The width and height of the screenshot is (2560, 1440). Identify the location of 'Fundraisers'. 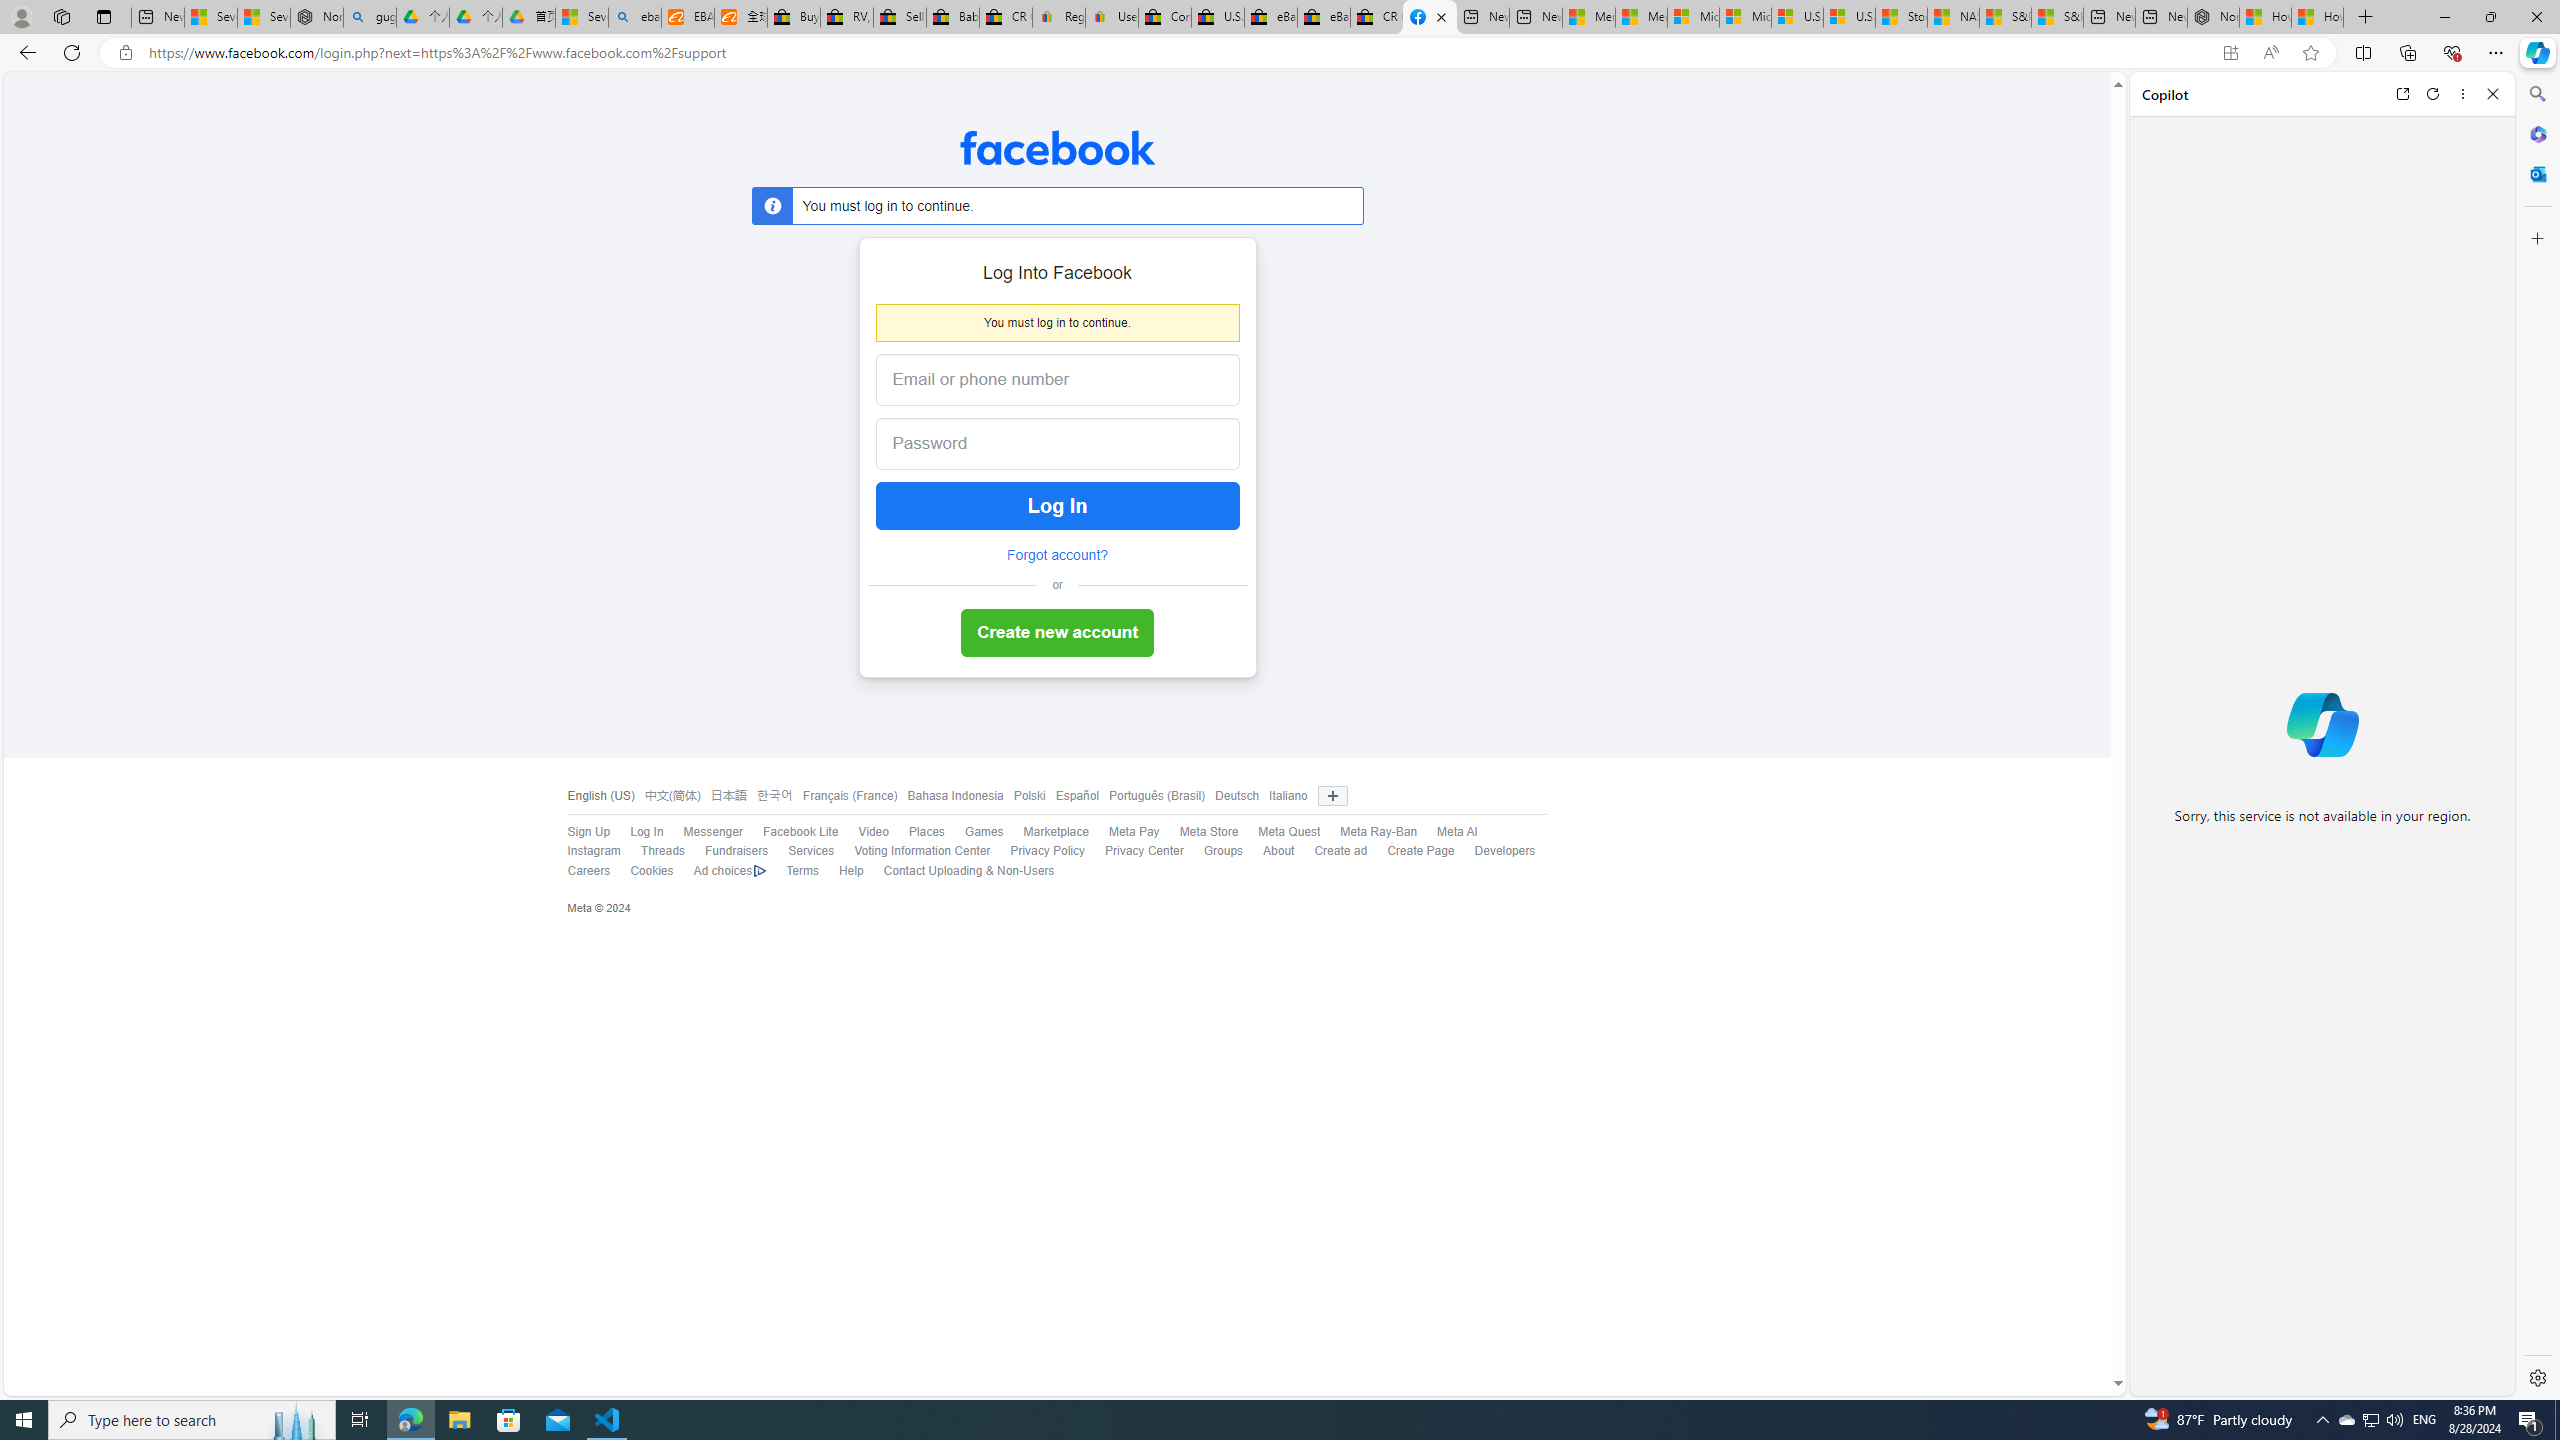
(725, 851).